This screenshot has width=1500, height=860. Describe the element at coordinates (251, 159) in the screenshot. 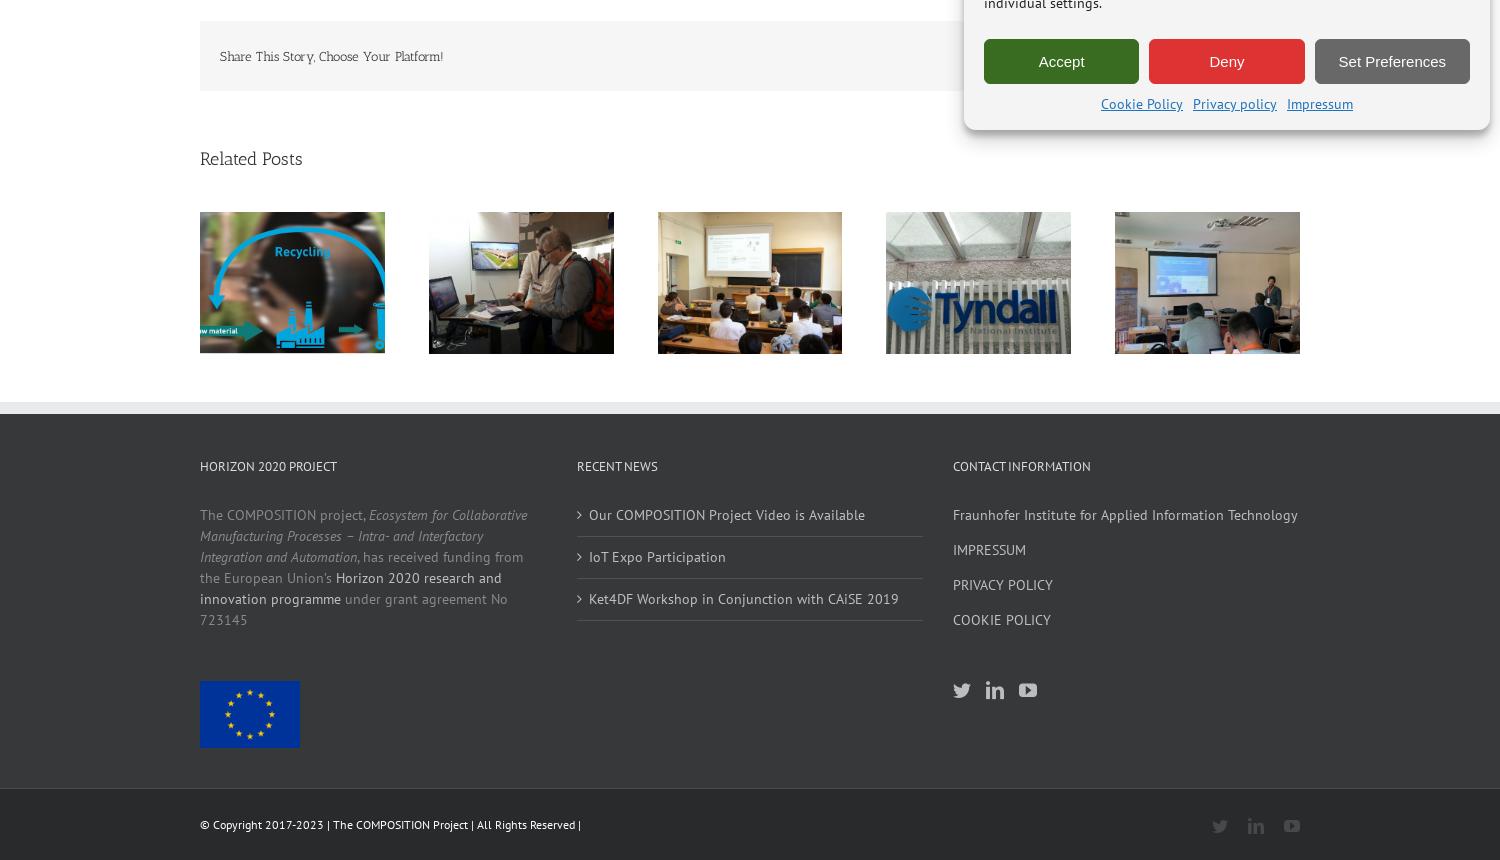

I see `'Related Posts'` at that location.